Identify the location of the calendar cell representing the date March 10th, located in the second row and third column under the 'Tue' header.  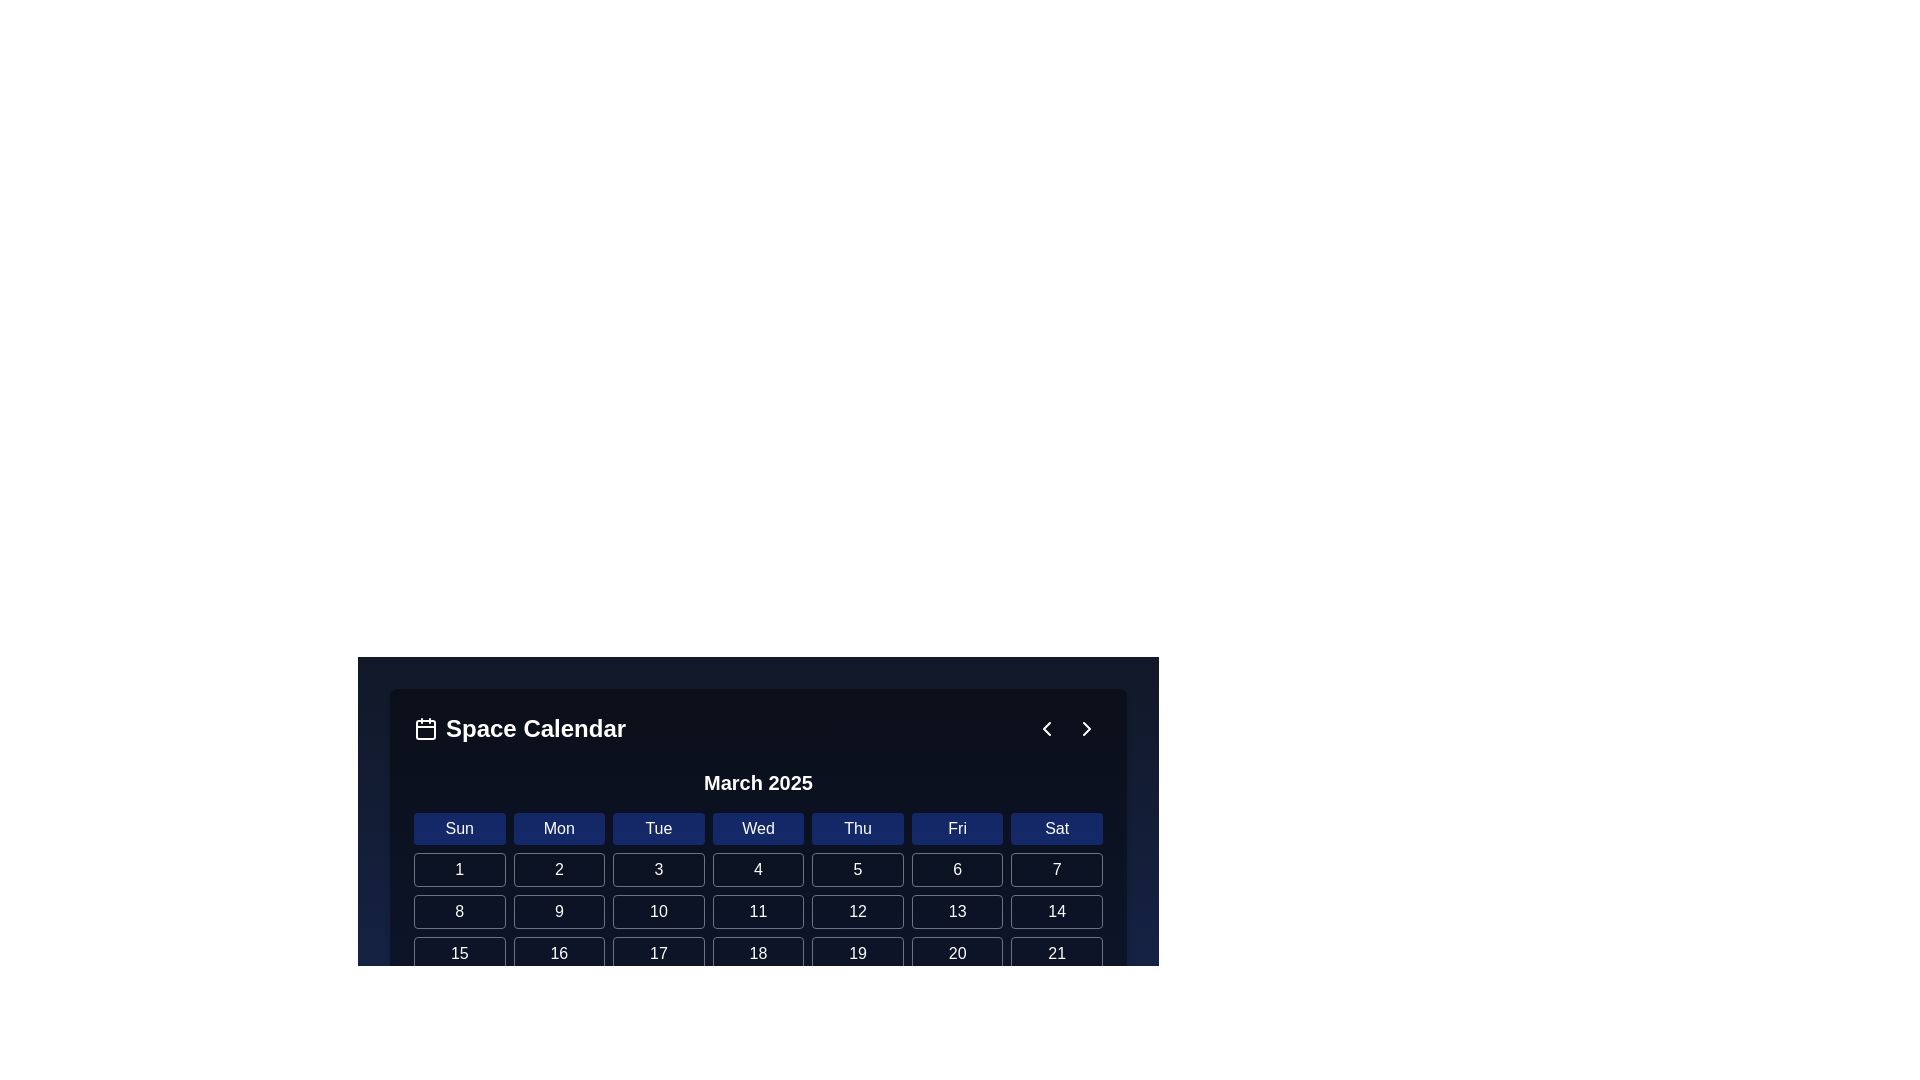
(658, 911).